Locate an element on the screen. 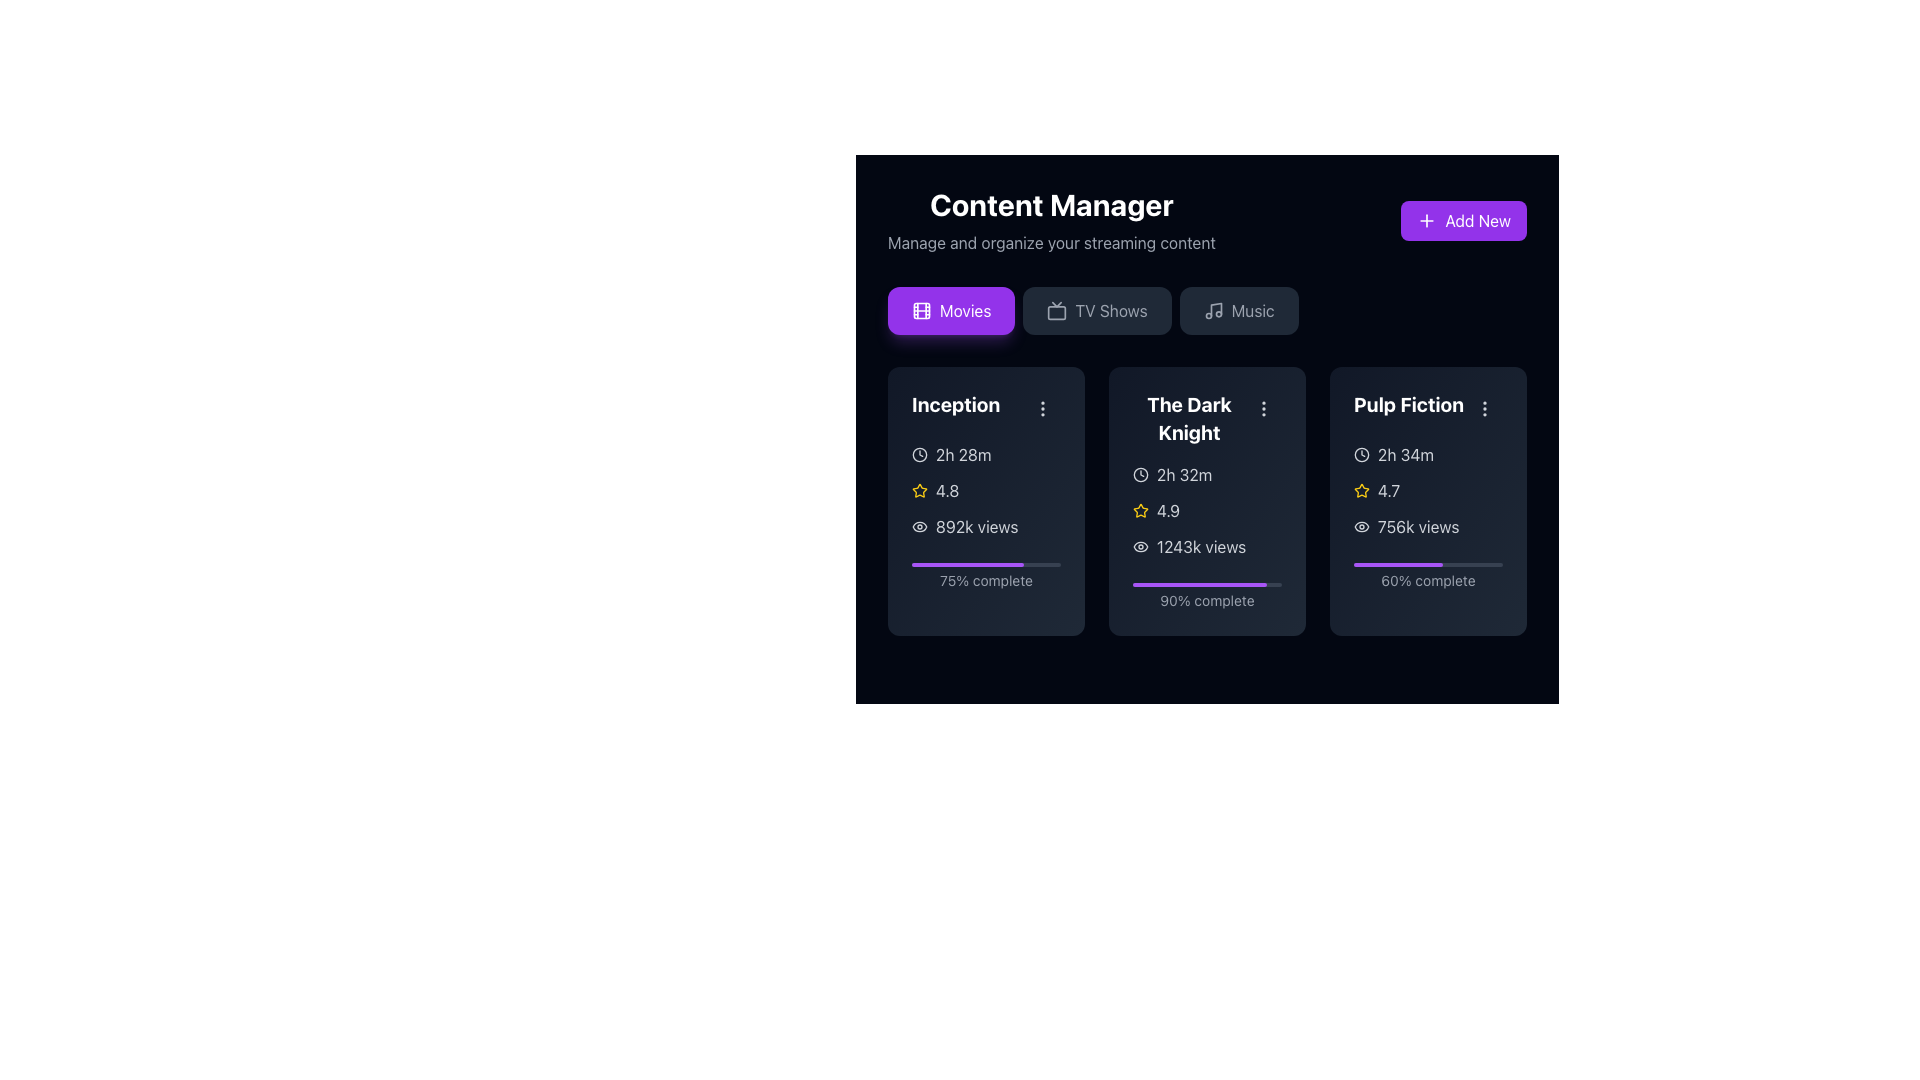 The image size is (1920, 1080). the eye icon indicating views or visibility located in the third card ('Pulp Fiction') of the Content Manager interface, adjacent to the text '756k views' is located at coordinates (1361, 526).